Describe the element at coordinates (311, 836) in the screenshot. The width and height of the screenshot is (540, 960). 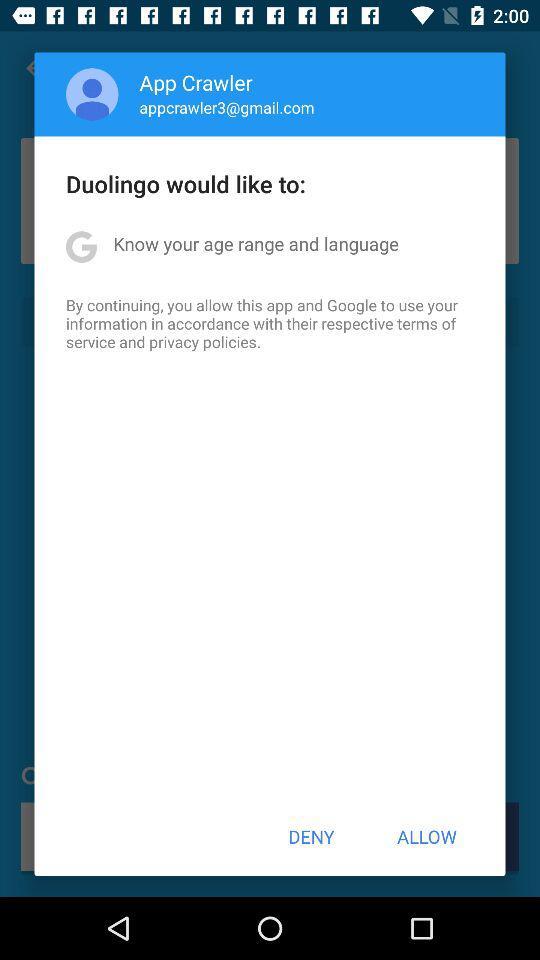
I see `deny icon` at that location.